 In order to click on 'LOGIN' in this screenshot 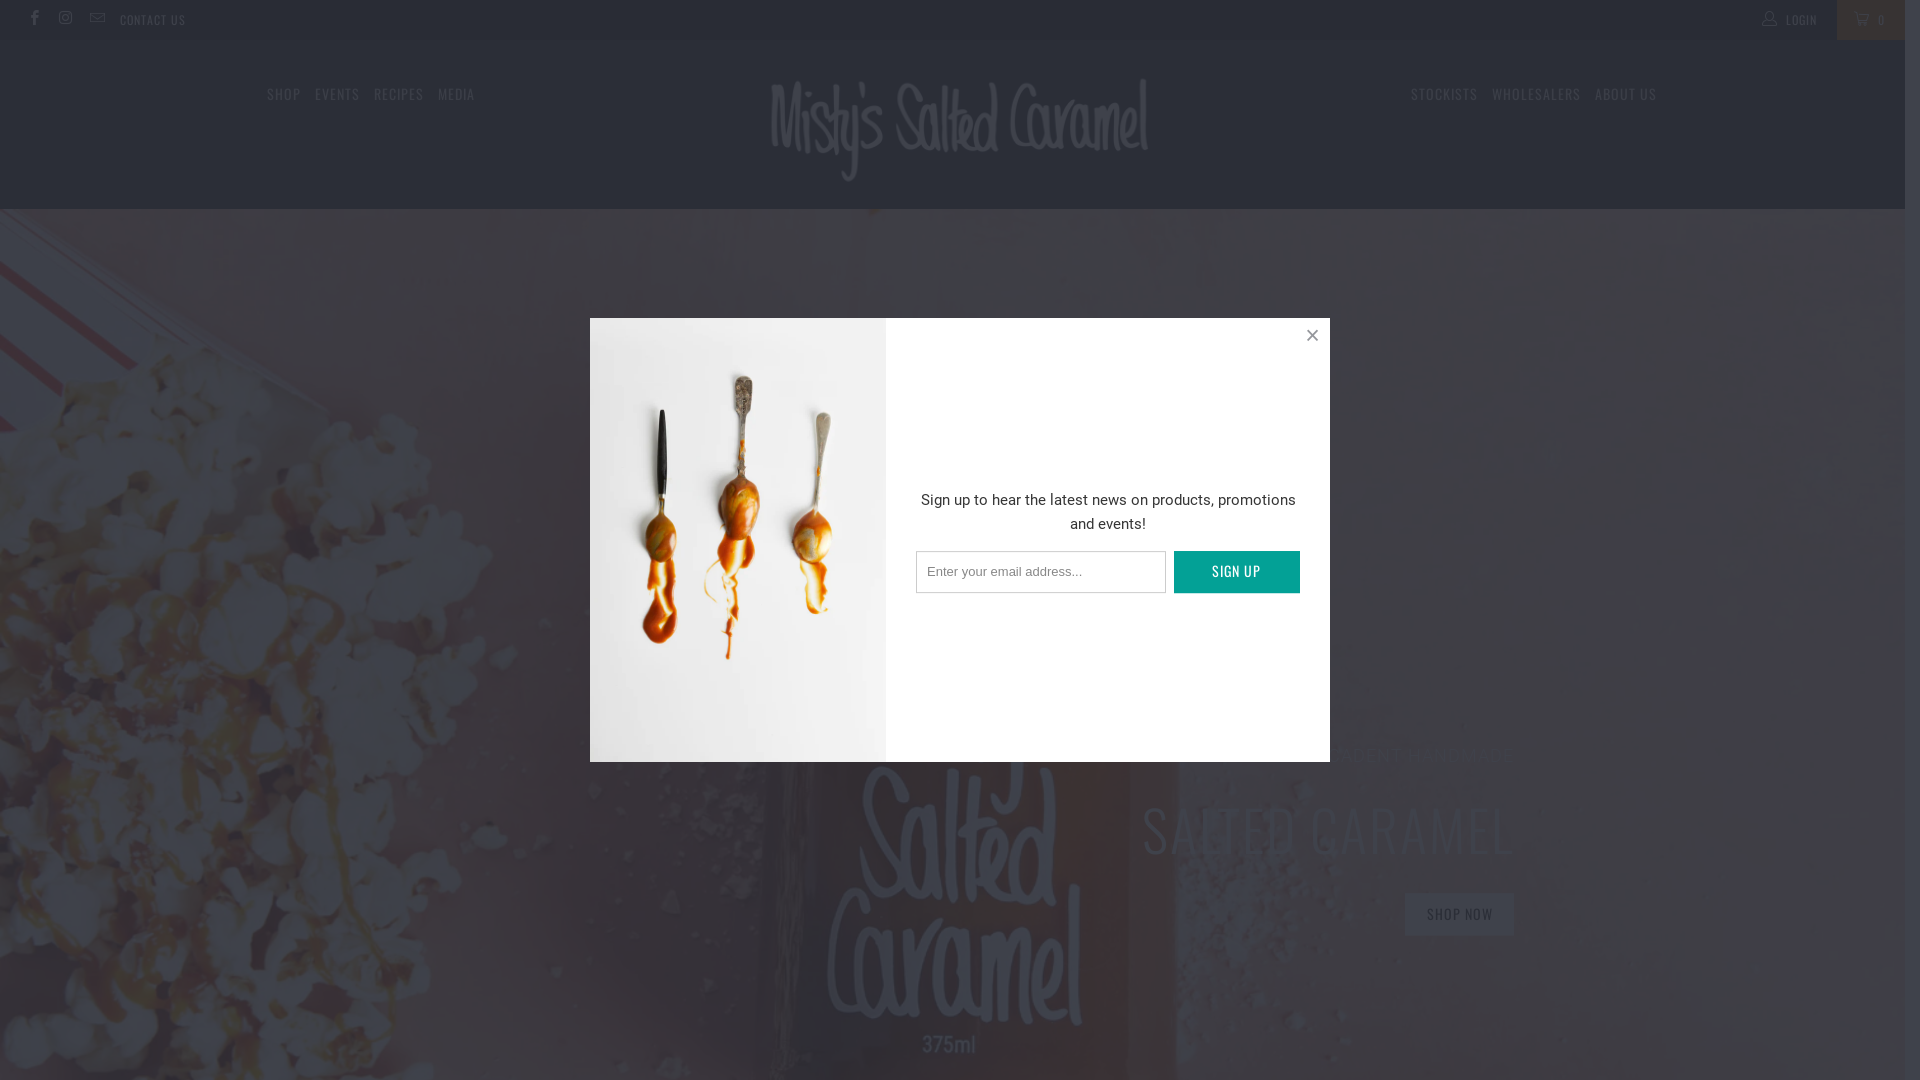, I will do `click(1790, 19)`.